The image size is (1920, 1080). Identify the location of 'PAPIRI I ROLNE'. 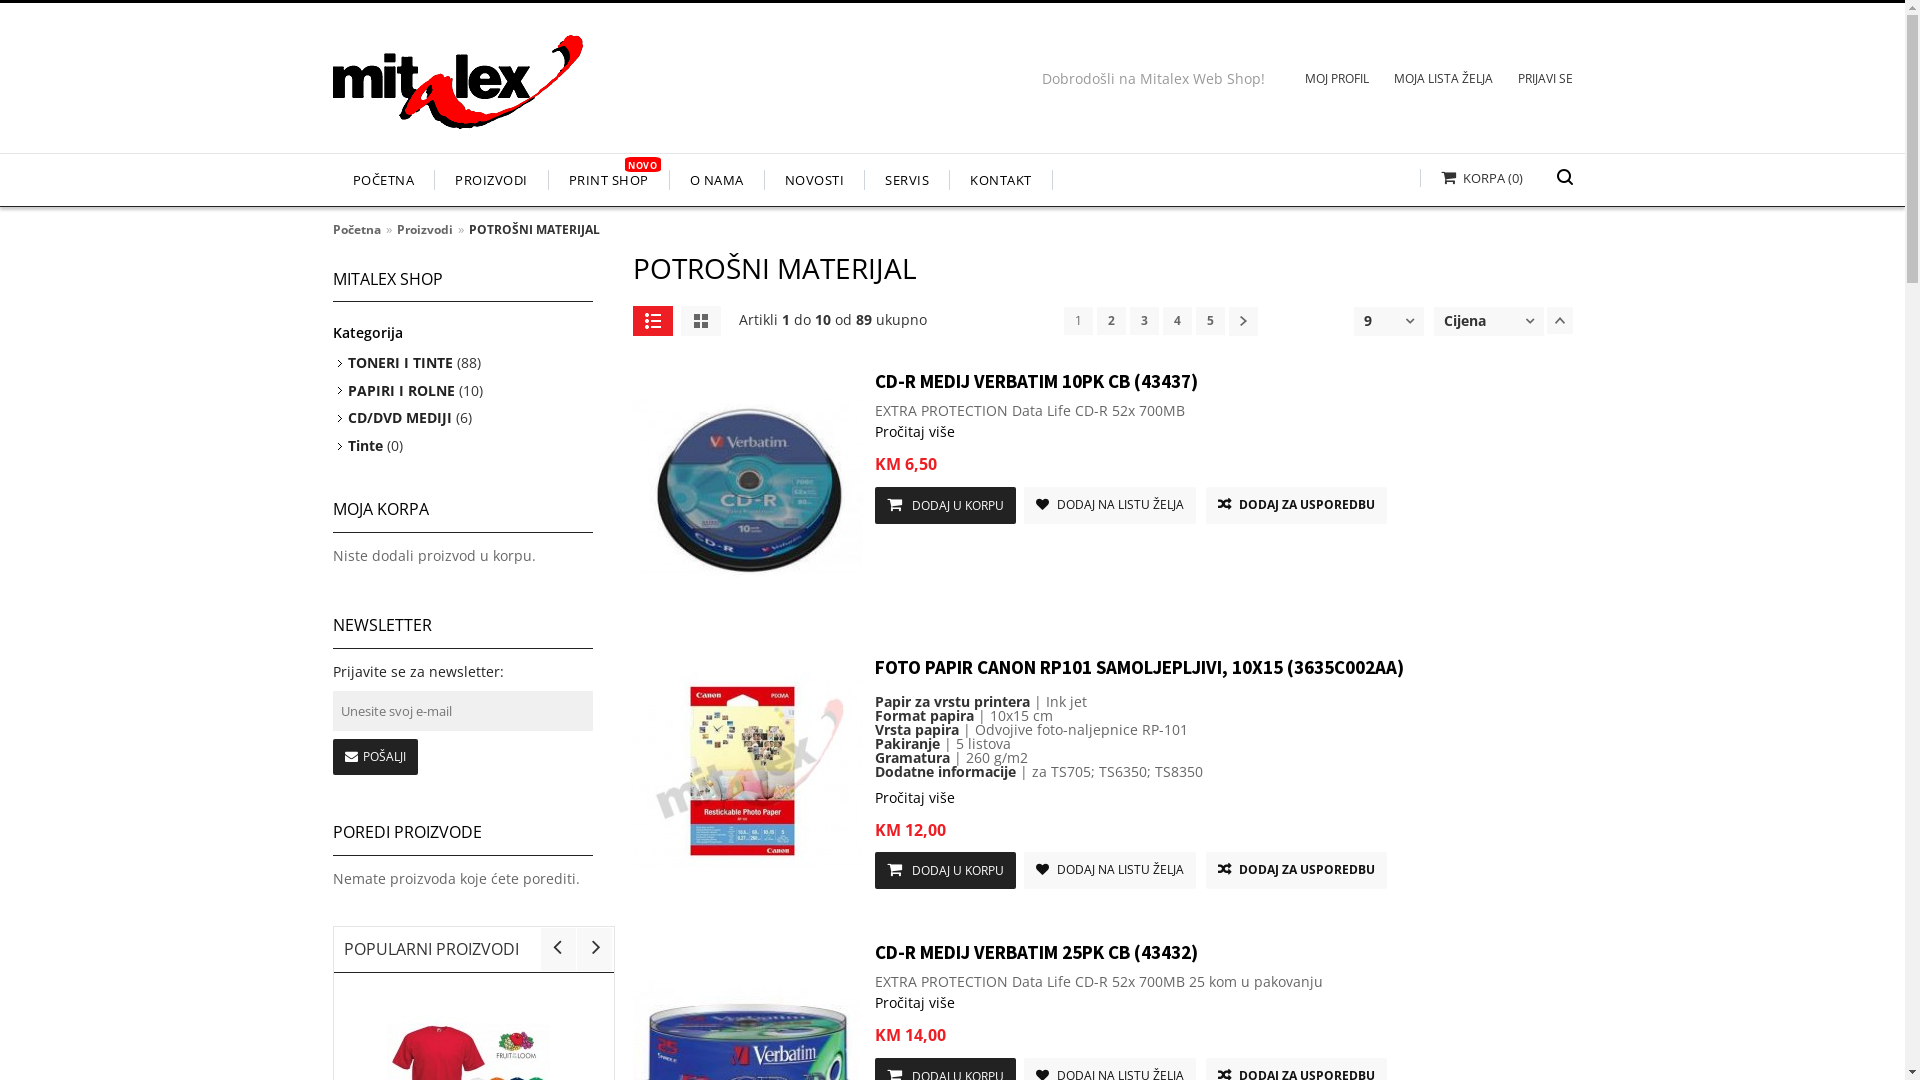
(400, 390).